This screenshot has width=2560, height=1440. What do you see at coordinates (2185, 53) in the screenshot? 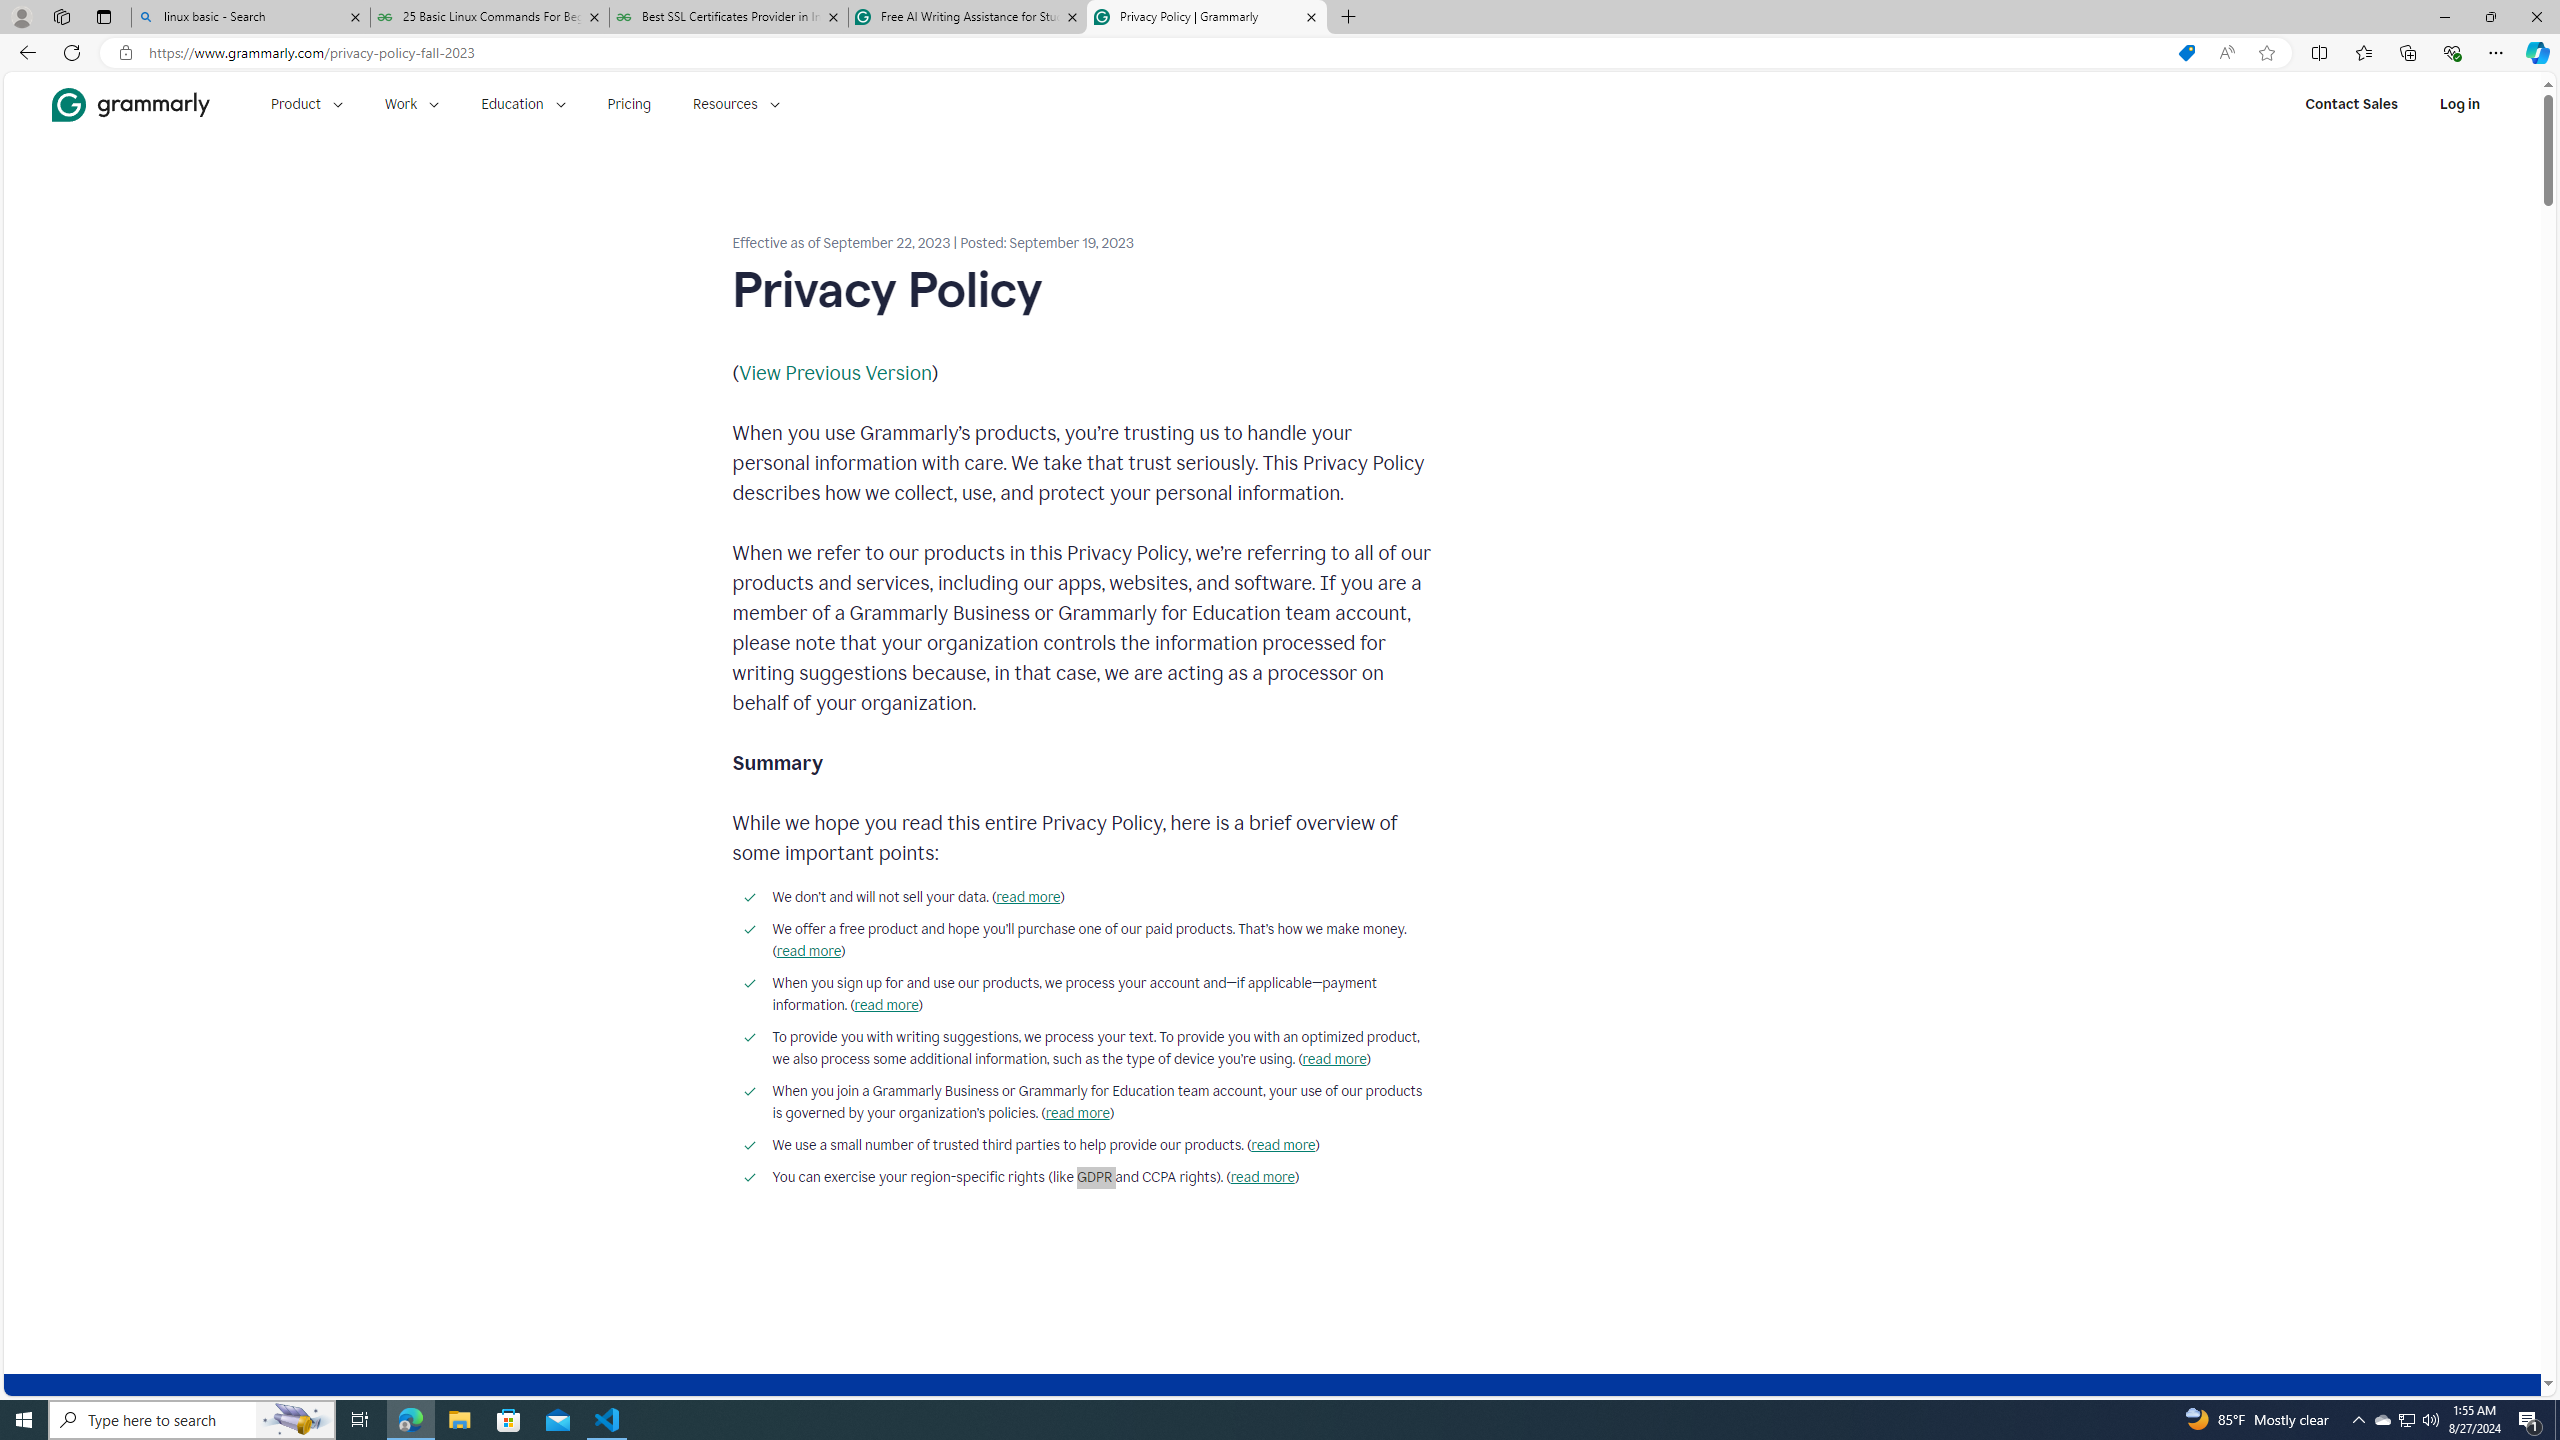
I see `'Shopping in Microsoft Edge'` at bounding box center [2185, 53].